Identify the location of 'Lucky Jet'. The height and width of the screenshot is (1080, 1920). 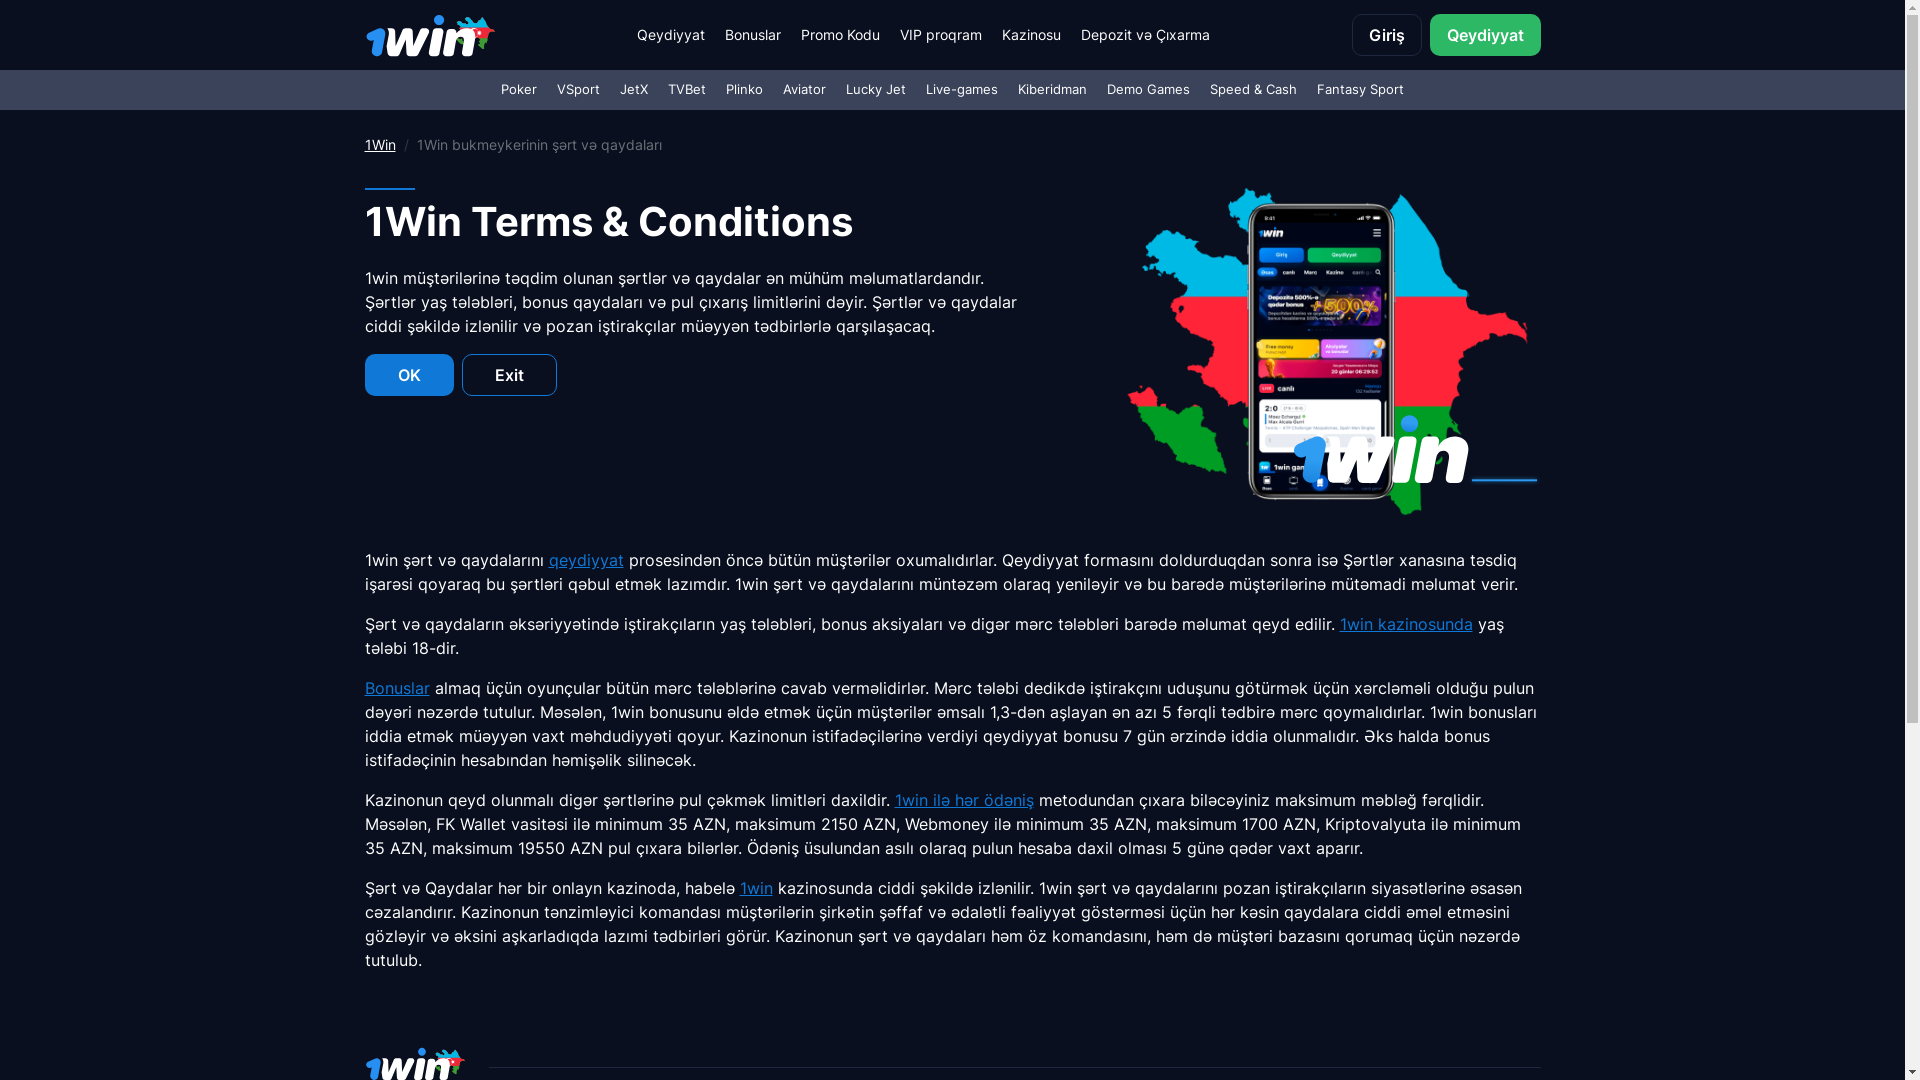
(875, 88).